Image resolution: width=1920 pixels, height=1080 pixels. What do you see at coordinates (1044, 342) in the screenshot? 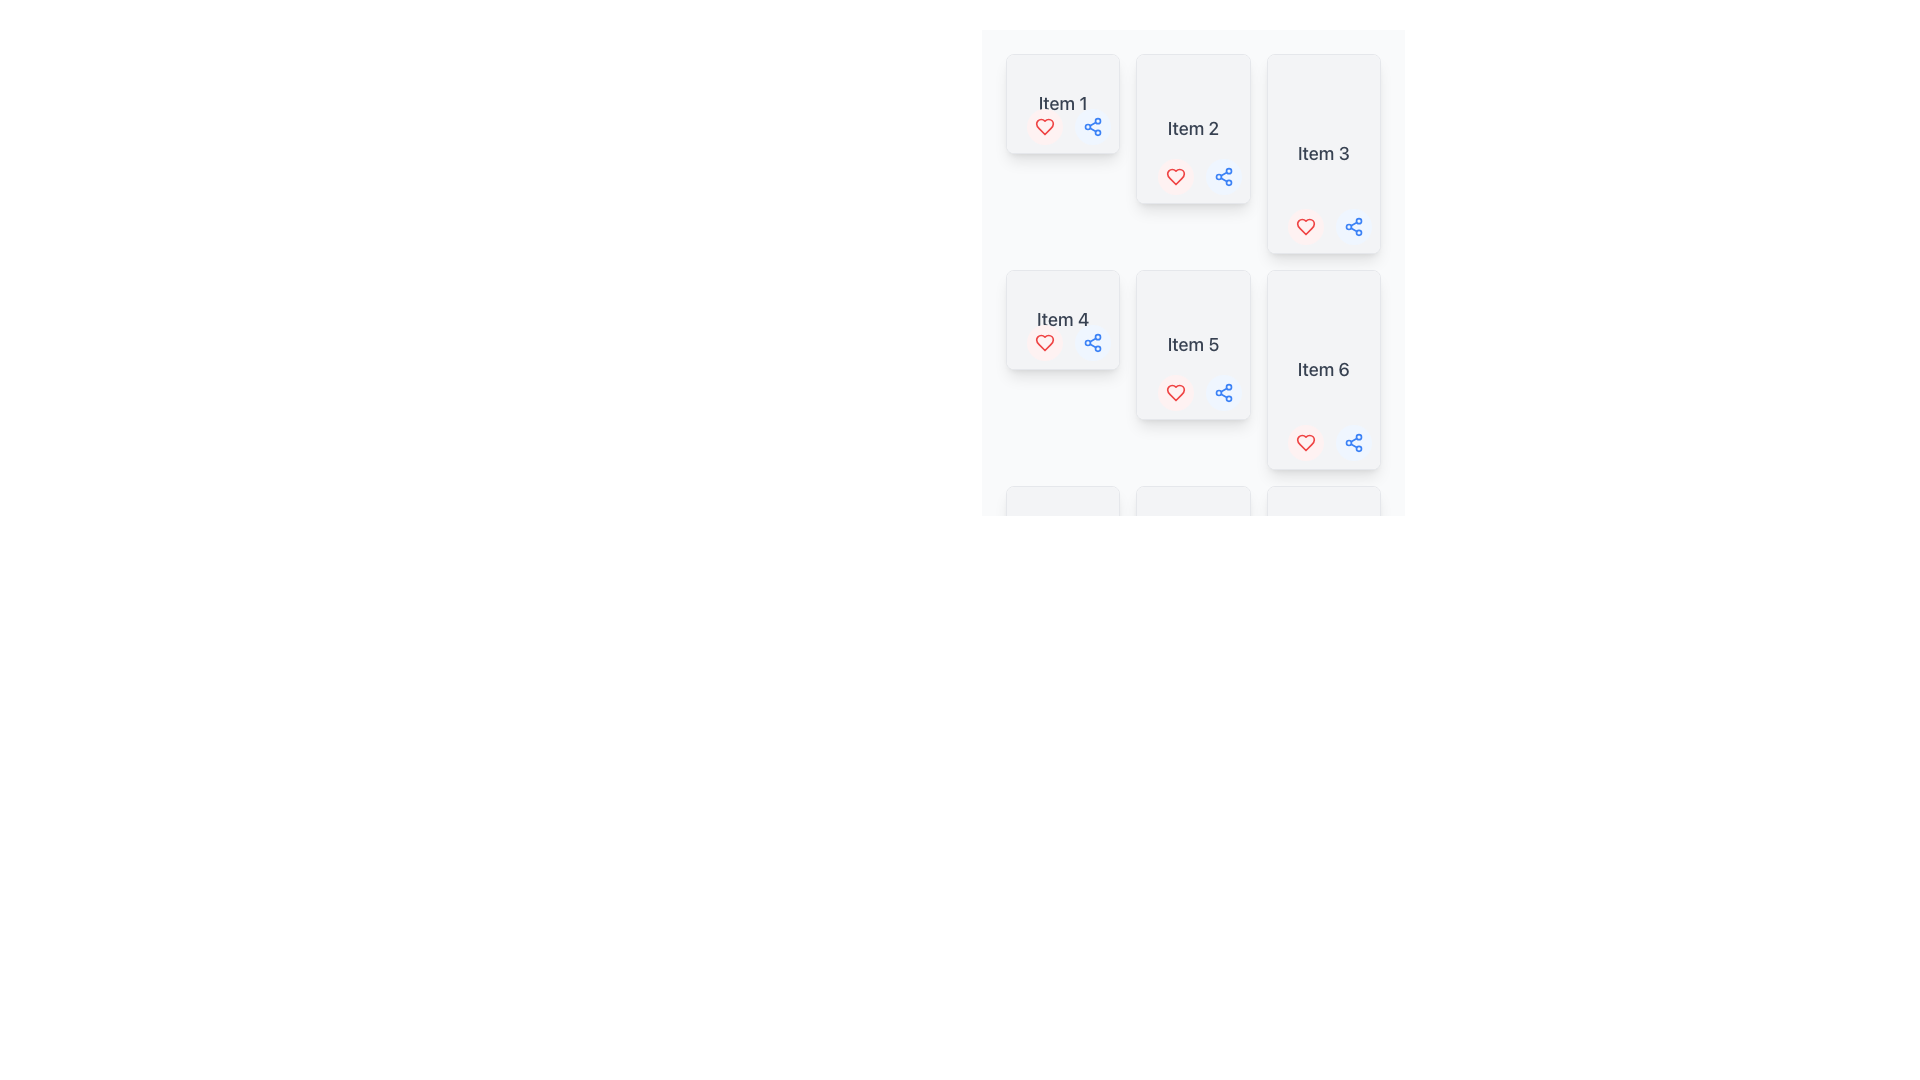
I see `the visual feedback of the heart-shaped icon used as a favorite or like button located to the left of the share icon and below the 'Item 4' text label` at bounding box center [1044, 342].